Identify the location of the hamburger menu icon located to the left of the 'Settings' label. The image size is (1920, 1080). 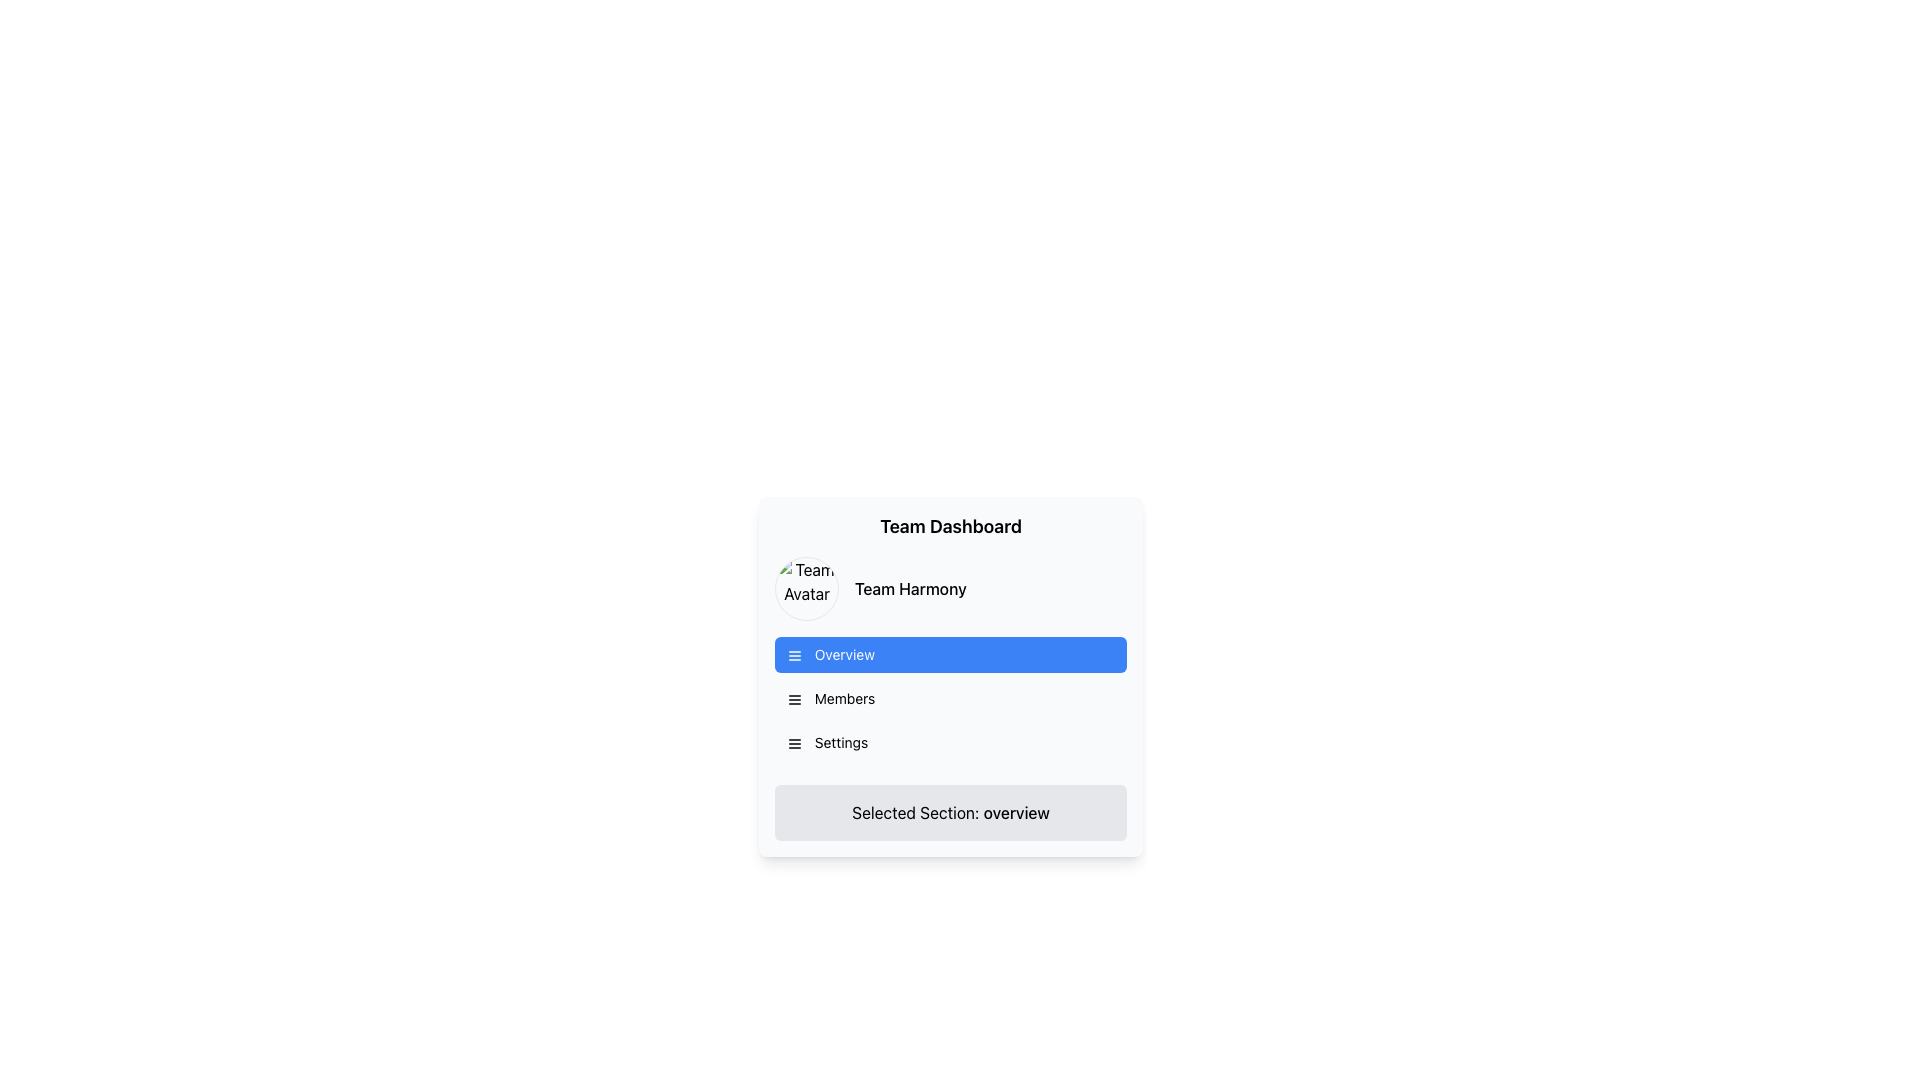
(794, 744).